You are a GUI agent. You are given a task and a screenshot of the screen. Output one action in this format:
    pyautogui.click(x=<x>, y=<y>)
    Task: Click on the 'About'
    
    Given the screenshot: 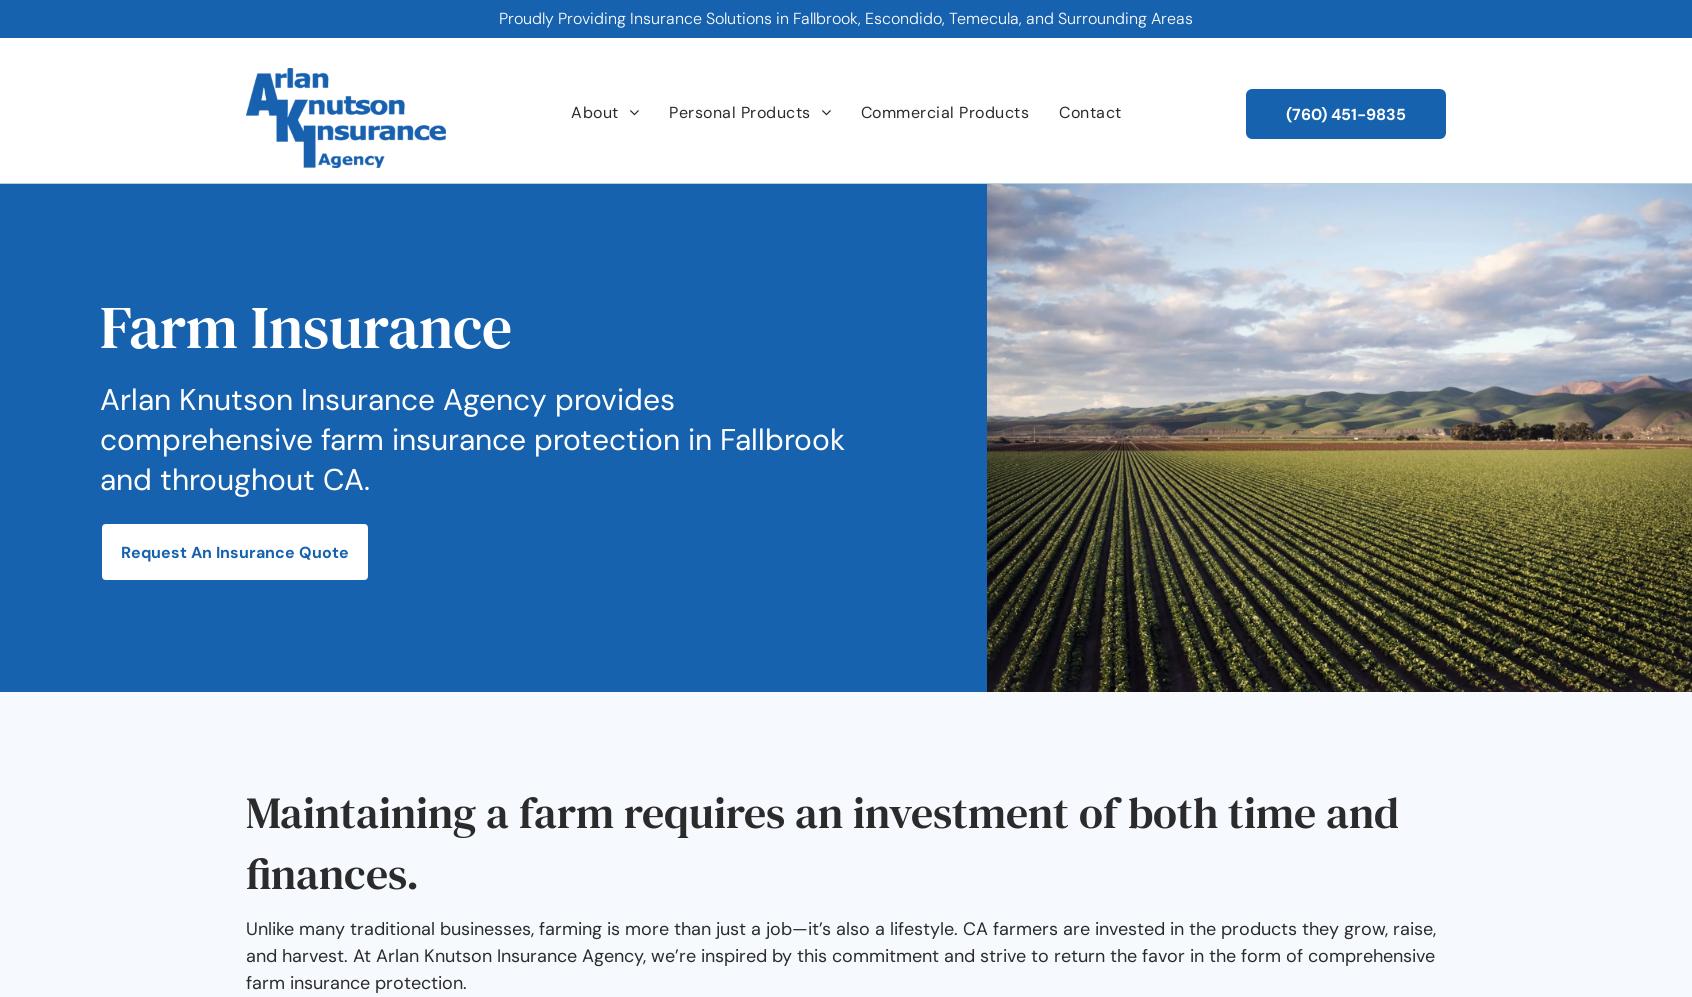 What is the action you would take?
    pyautogui.click(x=593, y=112)
    